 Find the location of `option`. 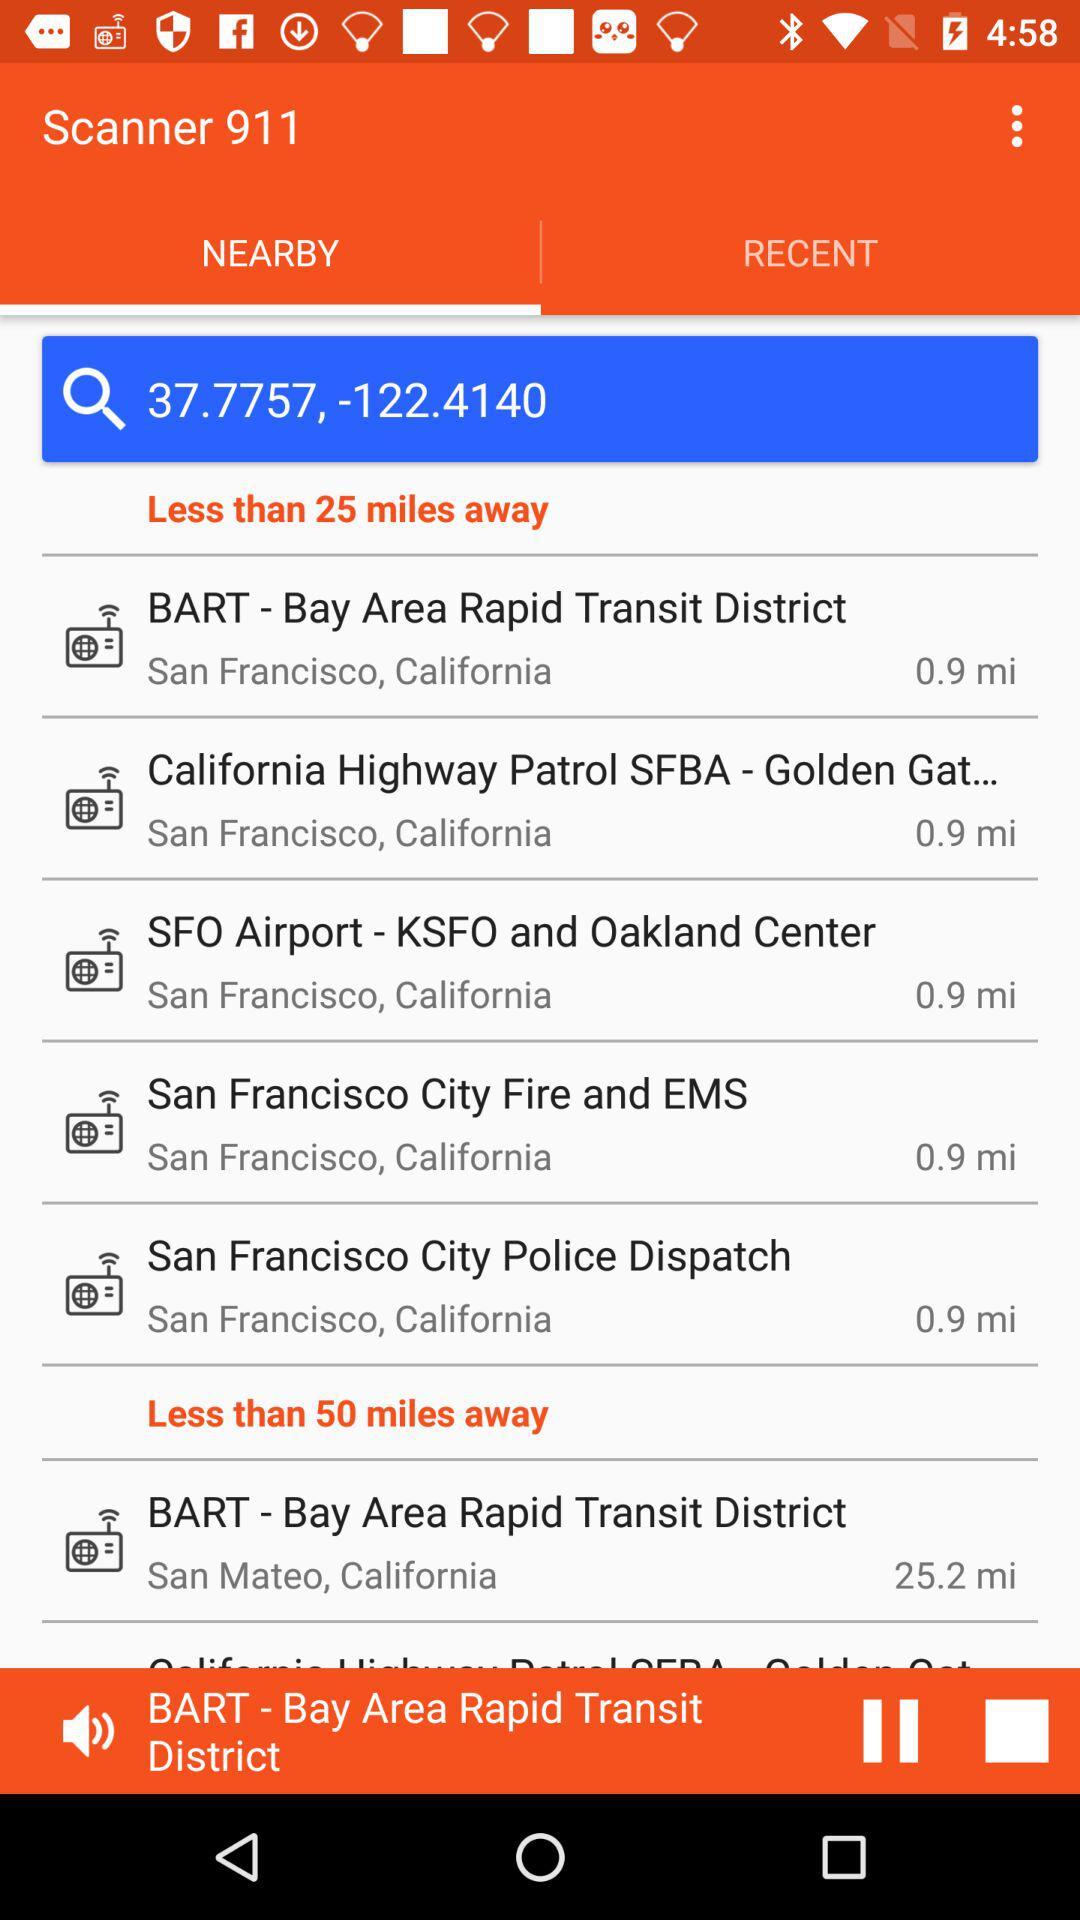

option is located at coordinates (1017, 124).